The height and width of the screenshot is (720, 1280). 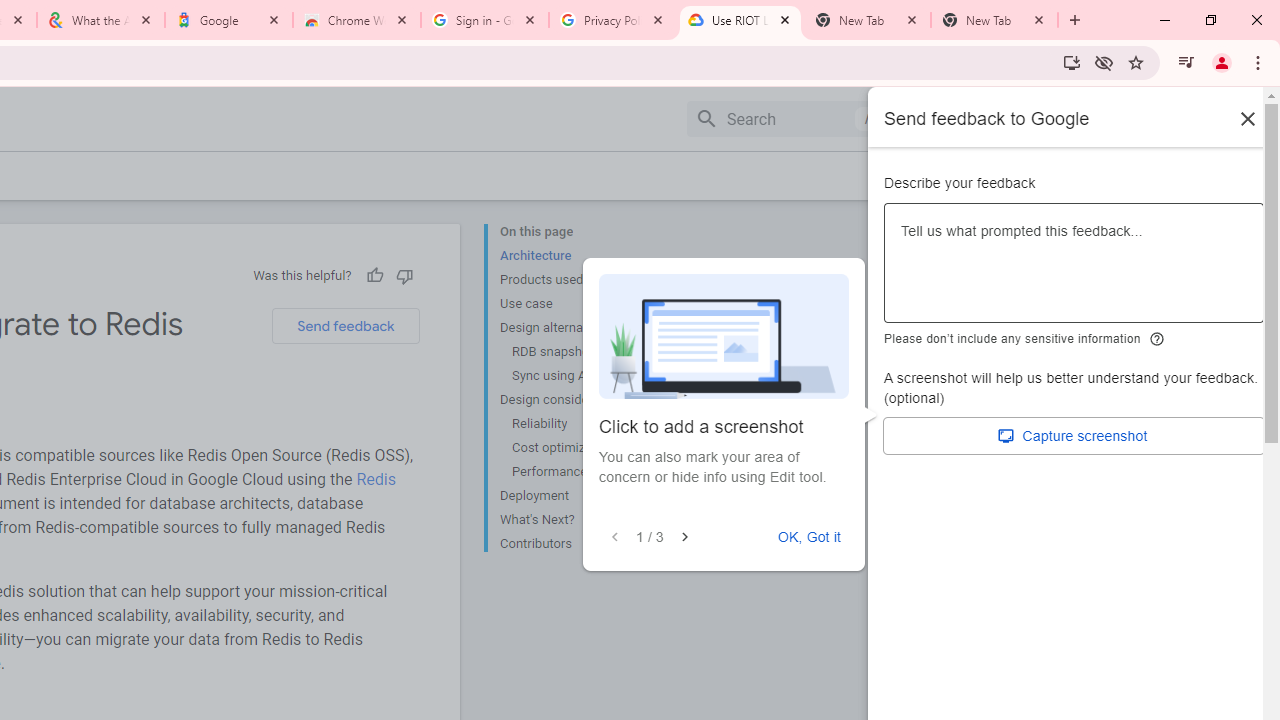 I want to click on 'Send feedback', so click(x=345, y=325).